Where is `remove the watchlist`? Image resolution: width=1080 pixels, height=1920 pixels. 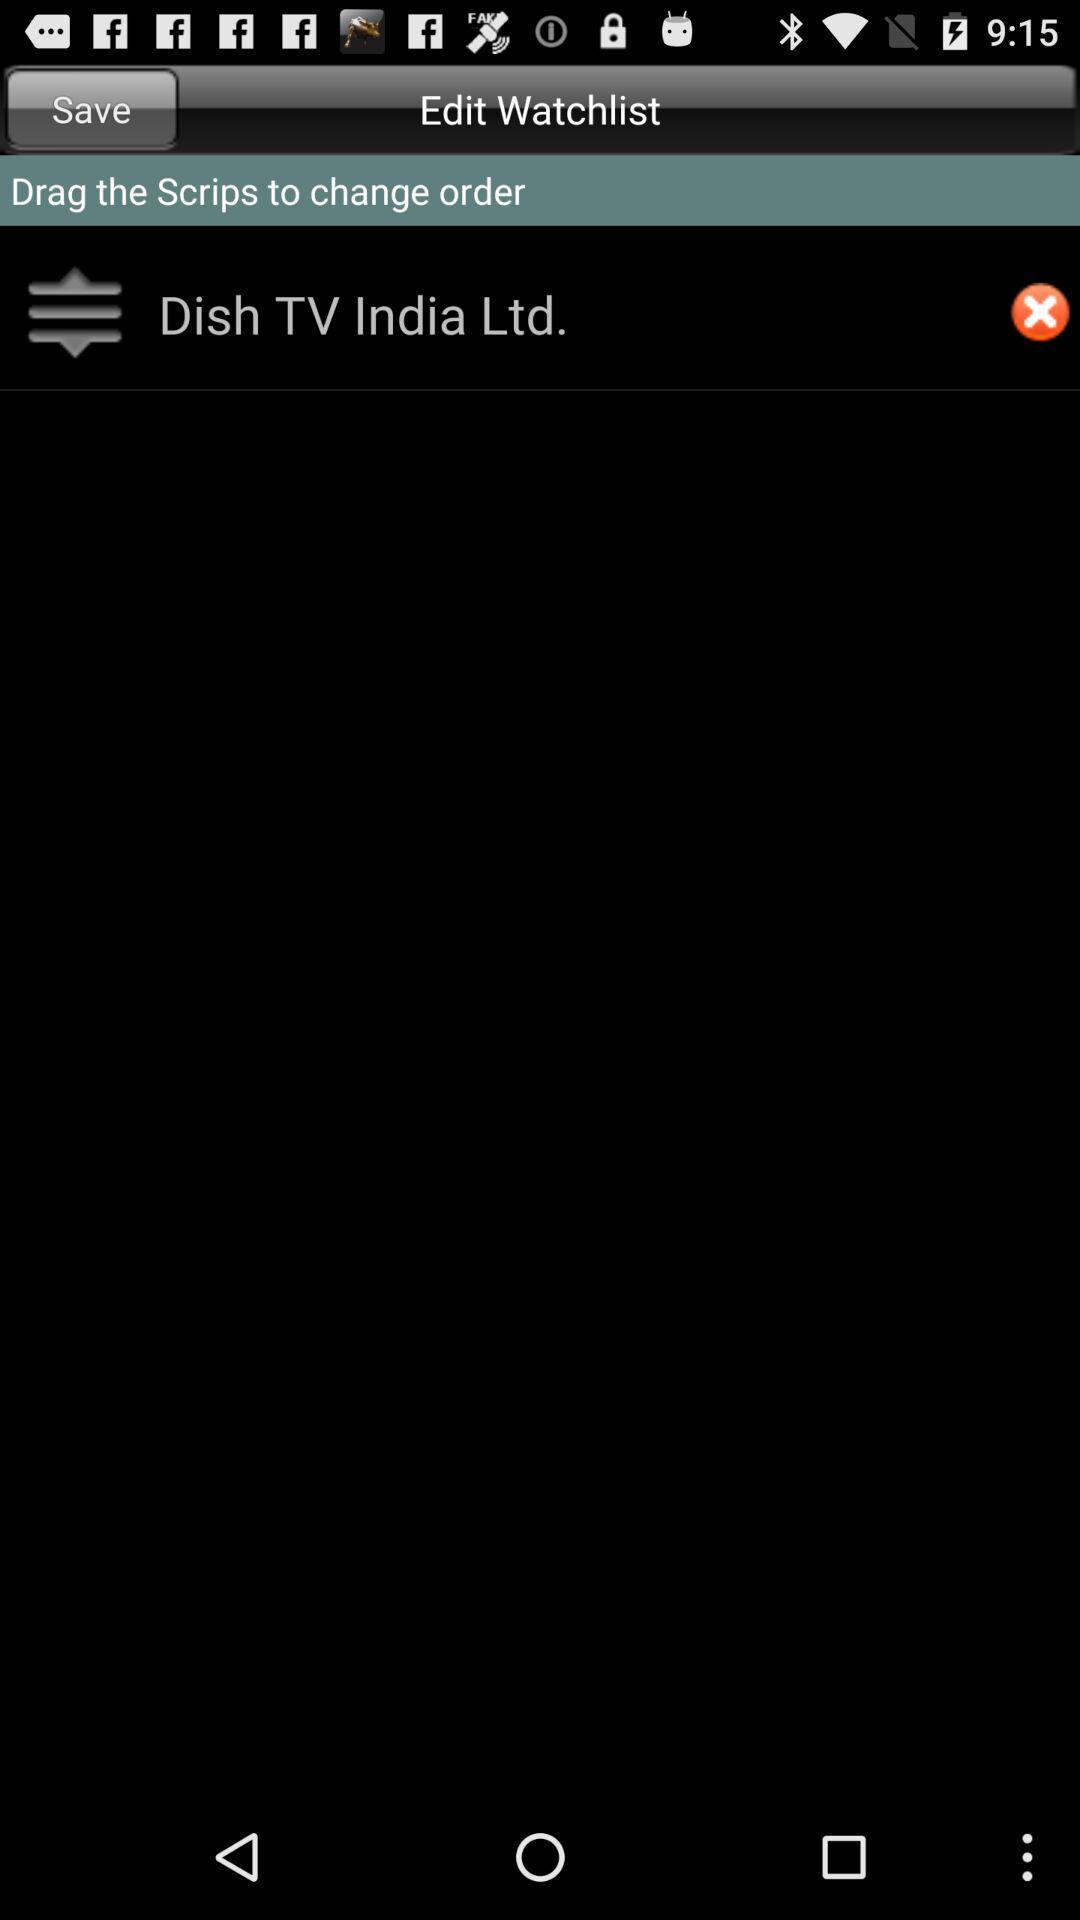 remove the watchlist is located at coordinates (1039, 313).